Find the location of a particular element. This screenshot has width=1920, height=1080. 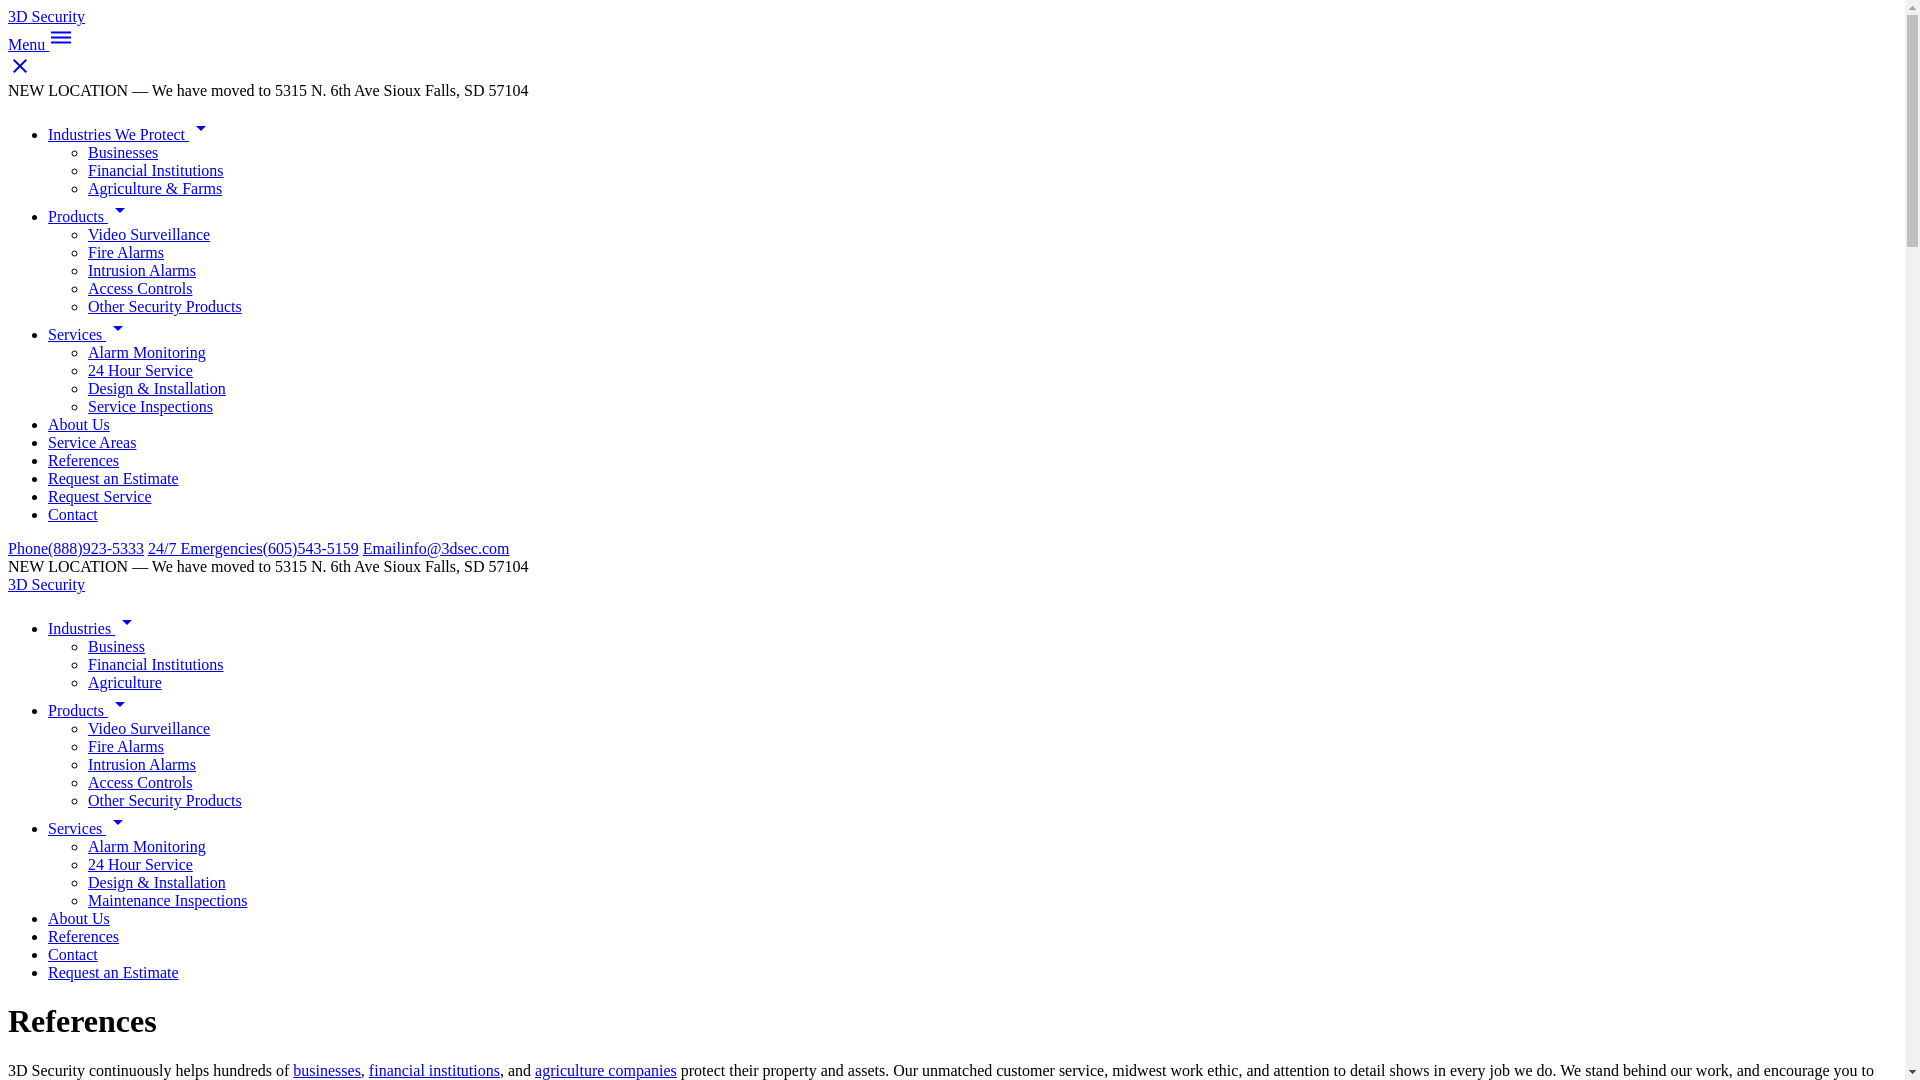

'agriculture companies' is located at coordinates (604, 1069).